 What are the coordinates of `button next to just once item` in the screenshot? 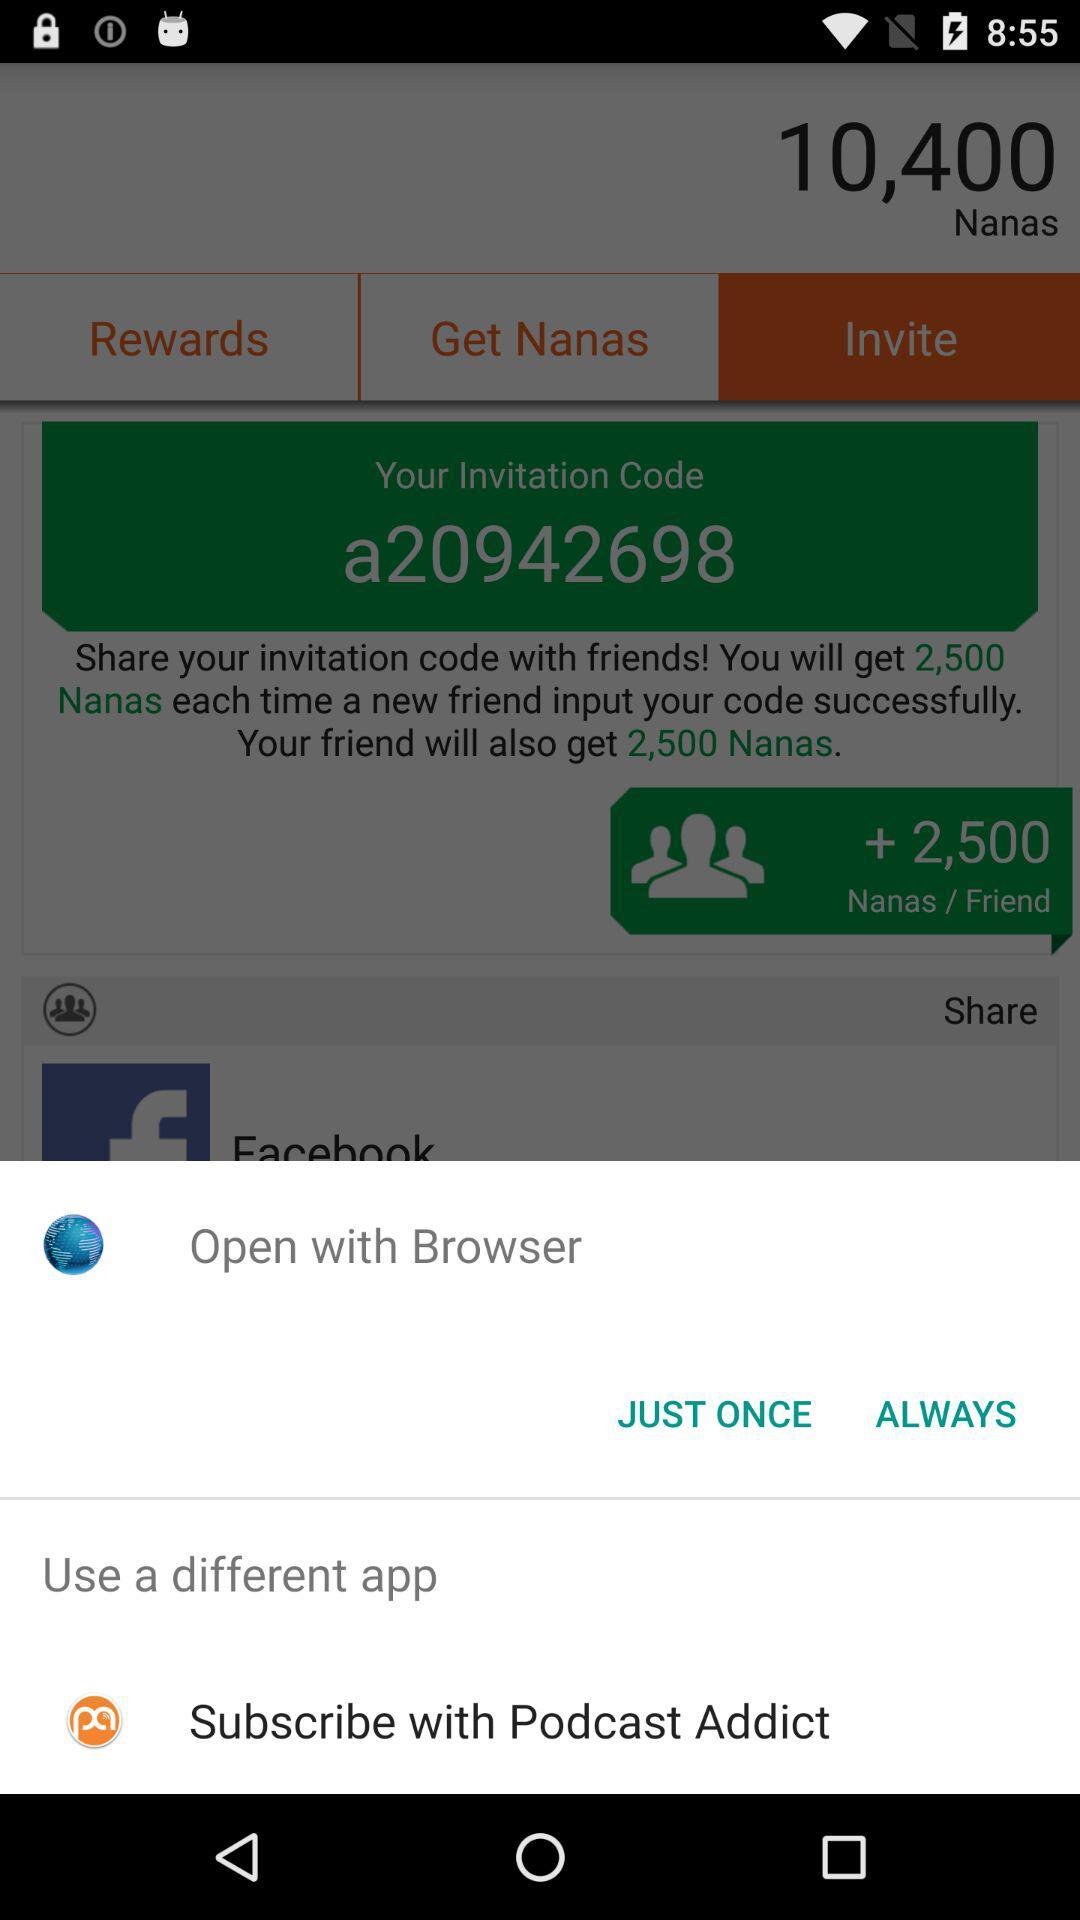 It's located at (945, 1411).